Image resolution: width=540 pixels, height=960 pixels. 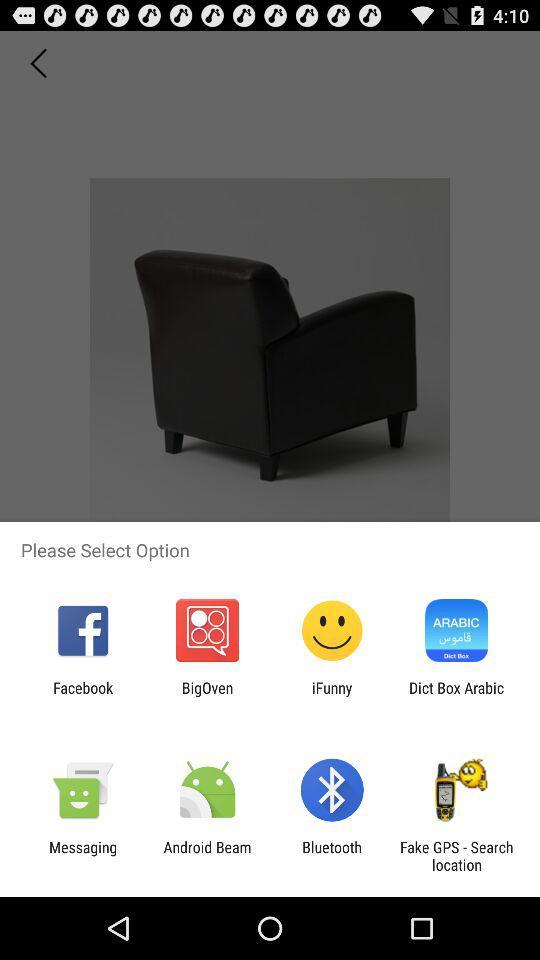 What do you see at coordinates (206, 696) in the screenshot?
I see `bigoven icon` at bounding box center [206, 696].